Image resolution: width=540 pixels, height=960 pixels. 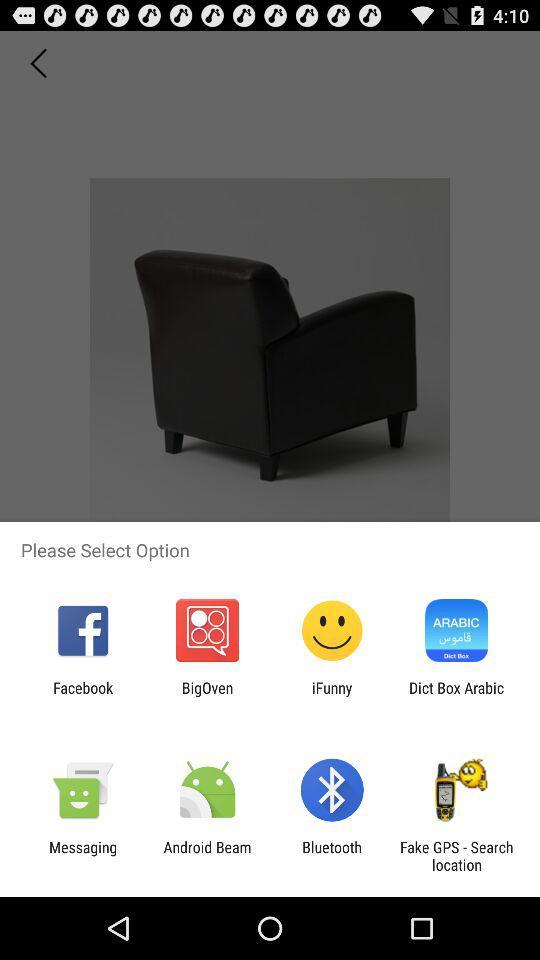 What do you see at coordinates (206, 696) in the screenshot?
I see `bigoven icon` at bounding box center [206, 696].